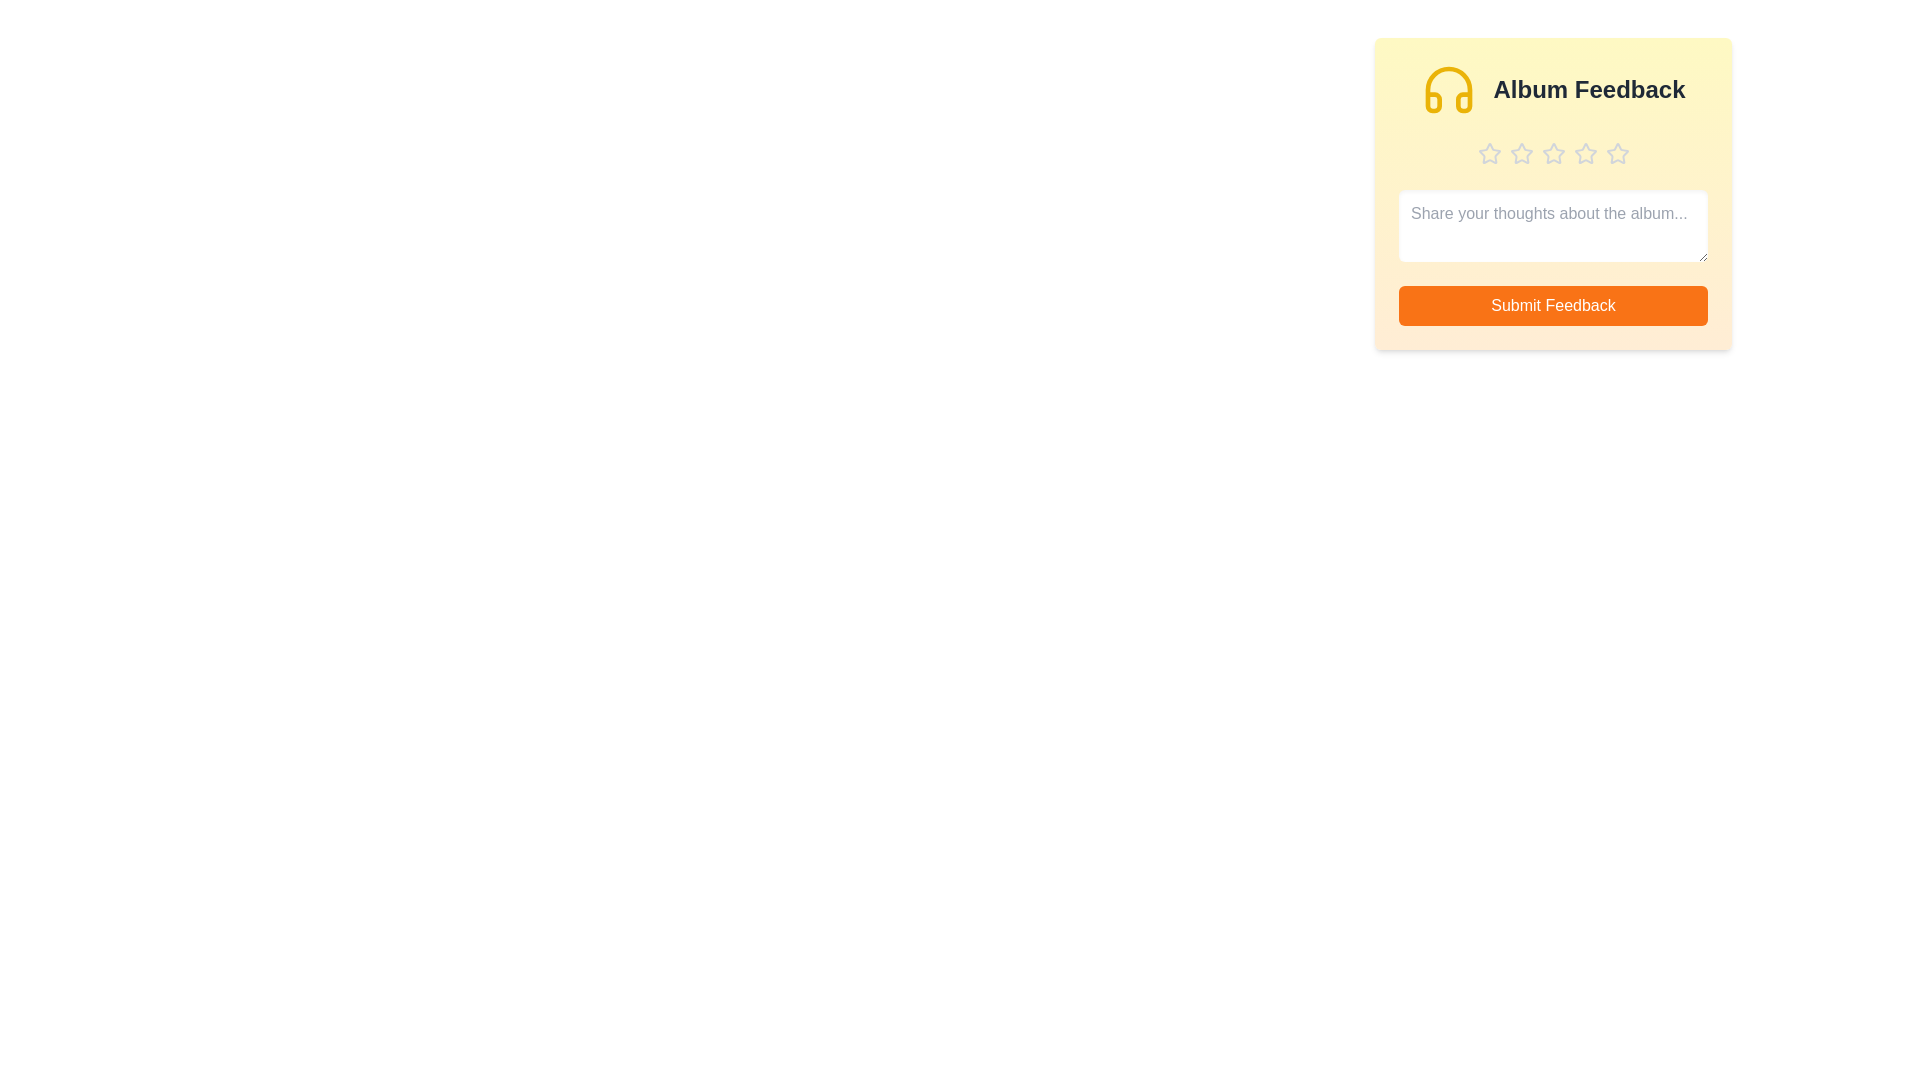  Describe the element at coordinates (1584, 153) in the screenshot. I see `the album rating to 4 stars by clicking the corresponding star button` at that location.